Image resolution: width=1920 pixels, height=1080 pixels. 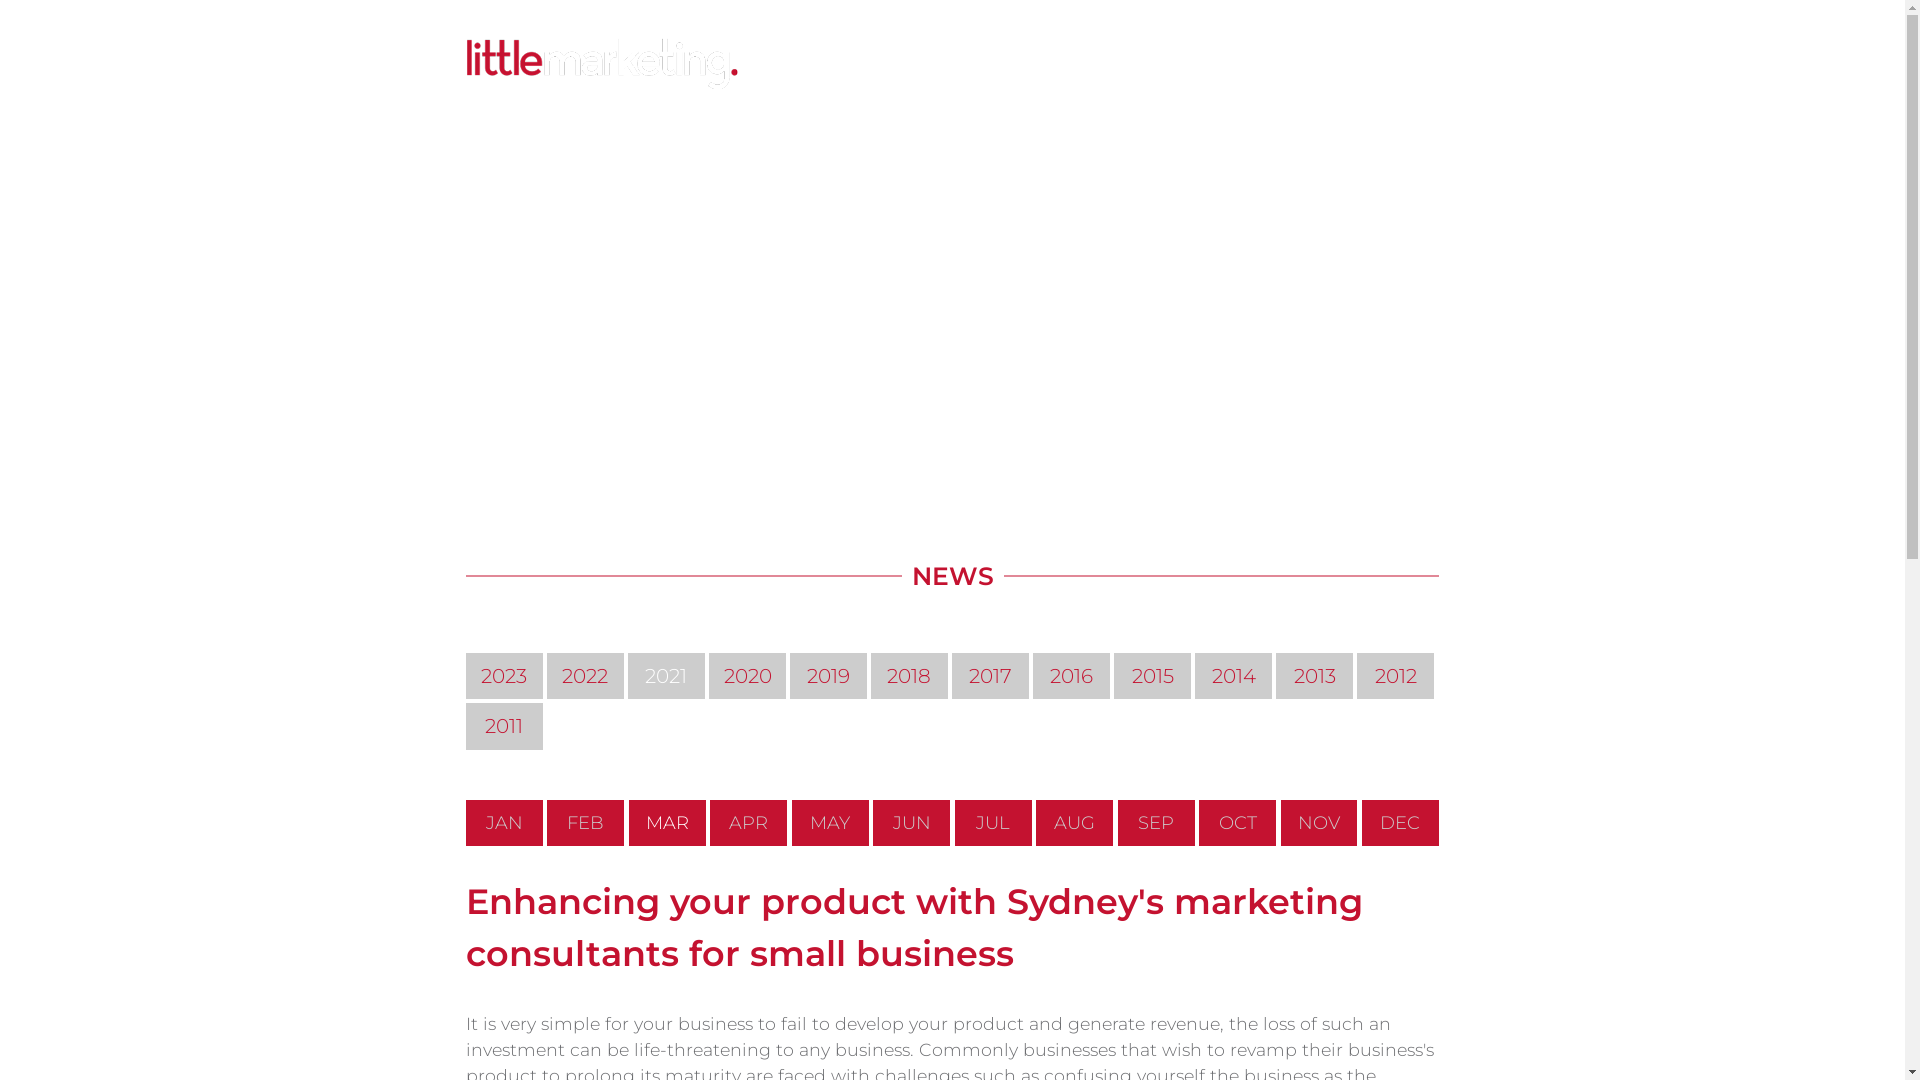 What do you see at coordinates (870, 675) in the screenshot?
I see `'2018'` at bounding box center [870, 675].